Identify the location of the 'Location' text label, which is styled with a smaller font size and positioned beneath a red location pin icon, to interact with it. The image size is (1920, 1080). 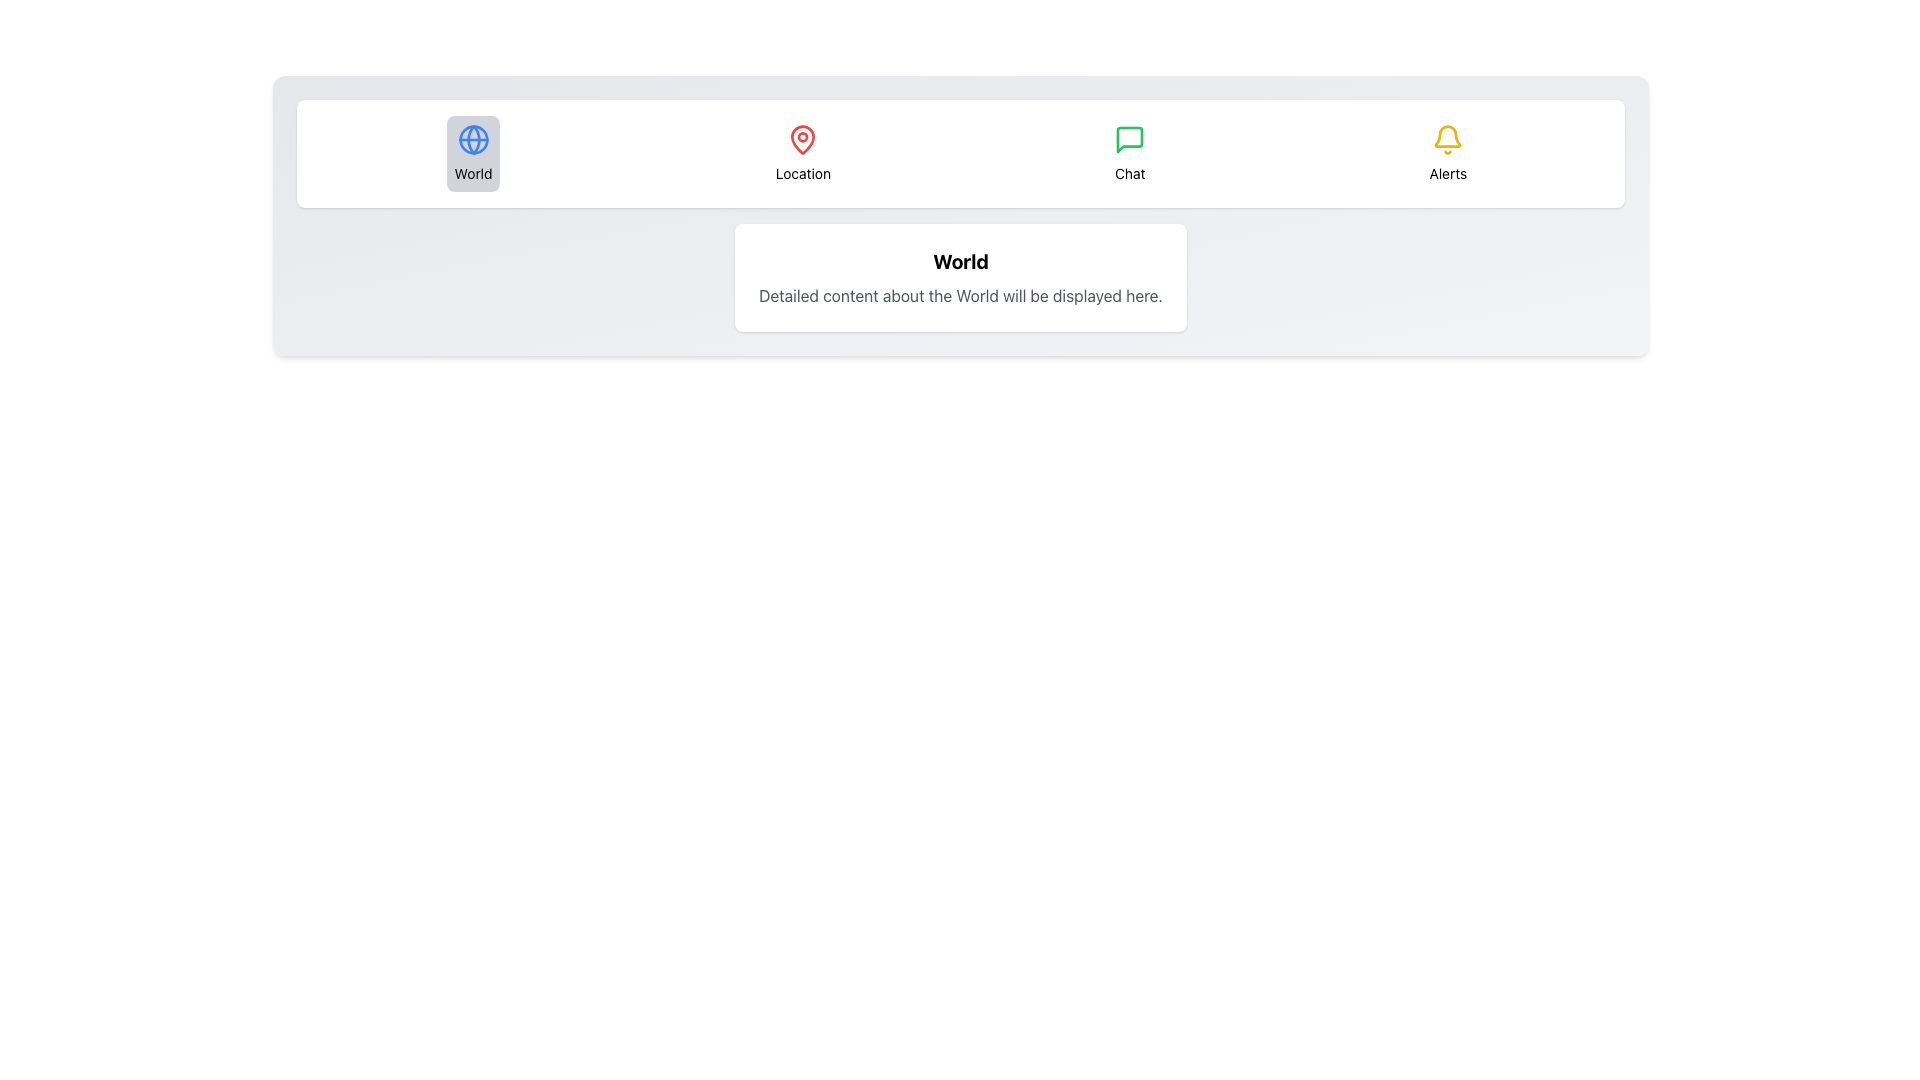
(803, 172).